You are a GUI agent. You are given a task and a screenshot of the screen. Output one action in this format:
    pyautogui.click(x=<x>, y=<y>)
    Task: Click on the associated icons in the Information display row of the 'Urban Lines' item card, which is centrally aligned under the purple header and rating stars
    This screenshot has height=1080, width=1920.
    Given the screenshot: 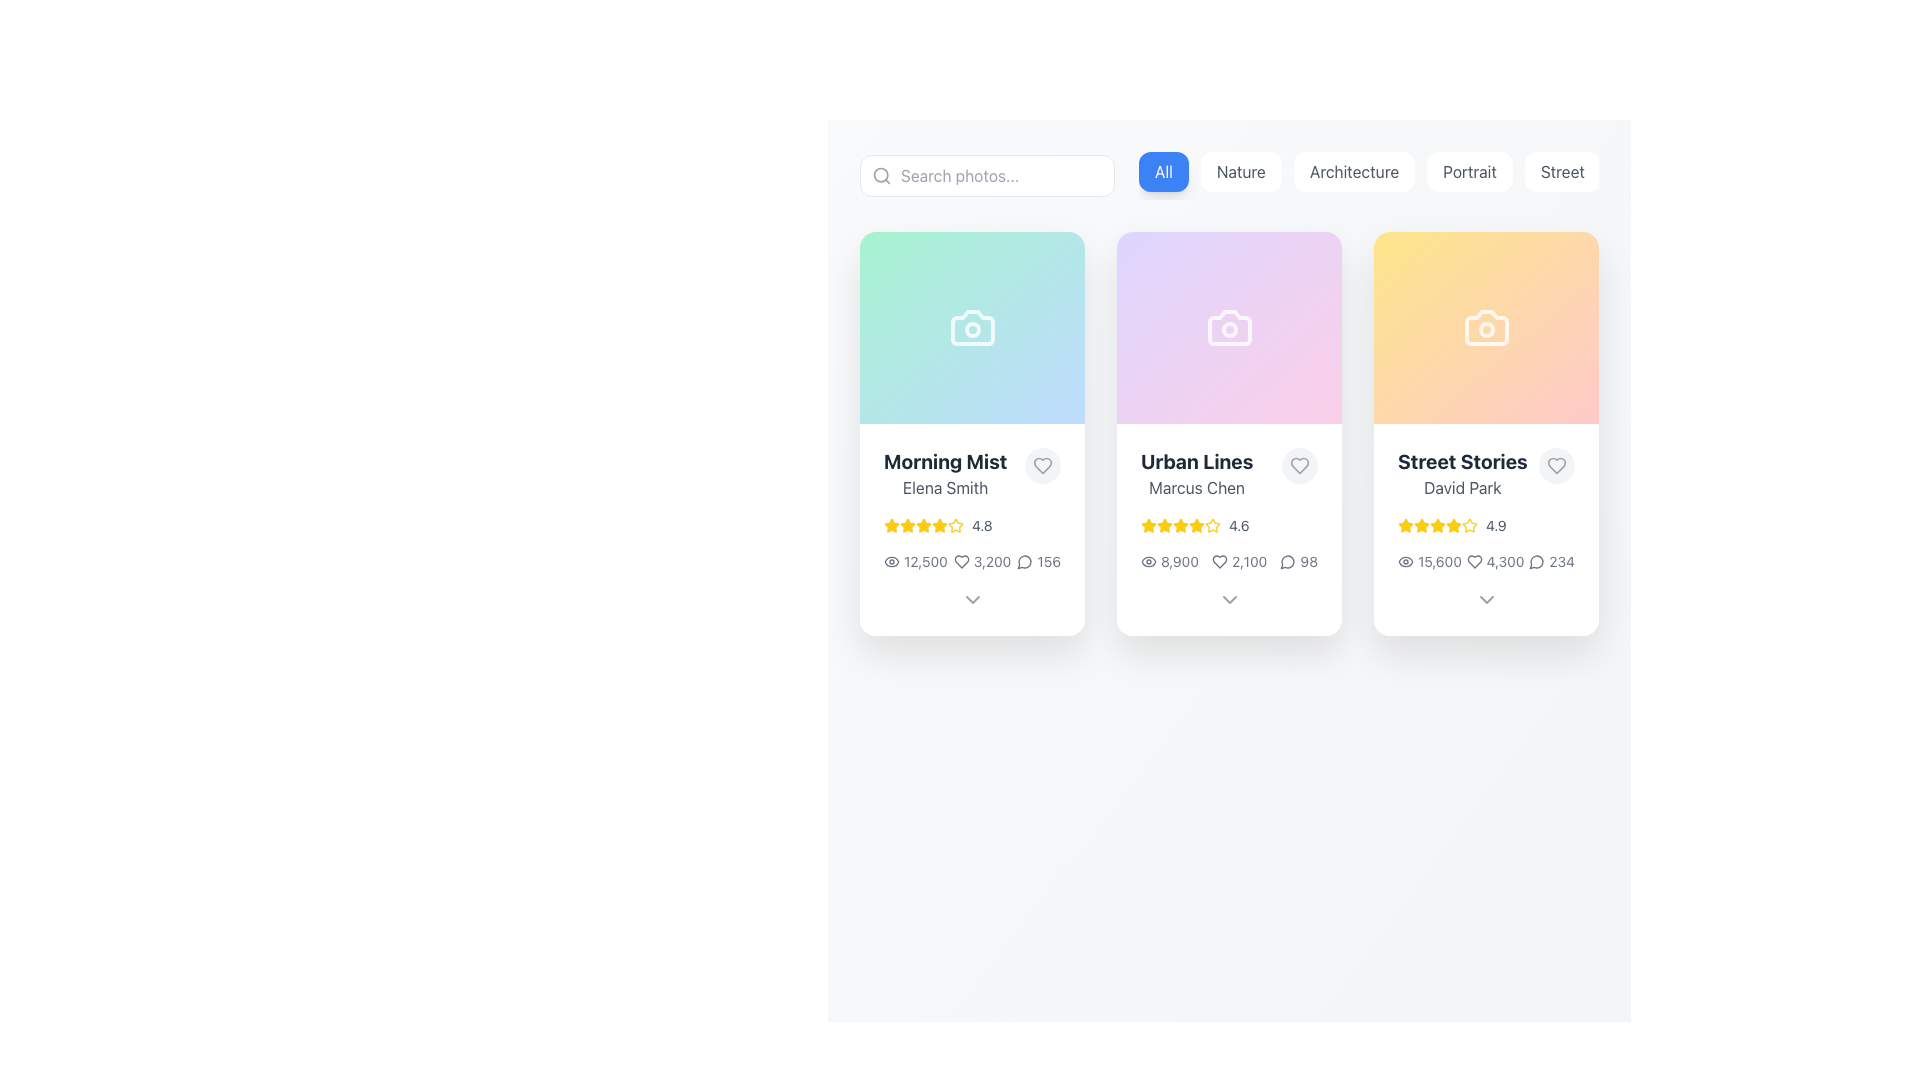 What is the action you would take?
    pyautogui.click(x=1228, y=562)
    